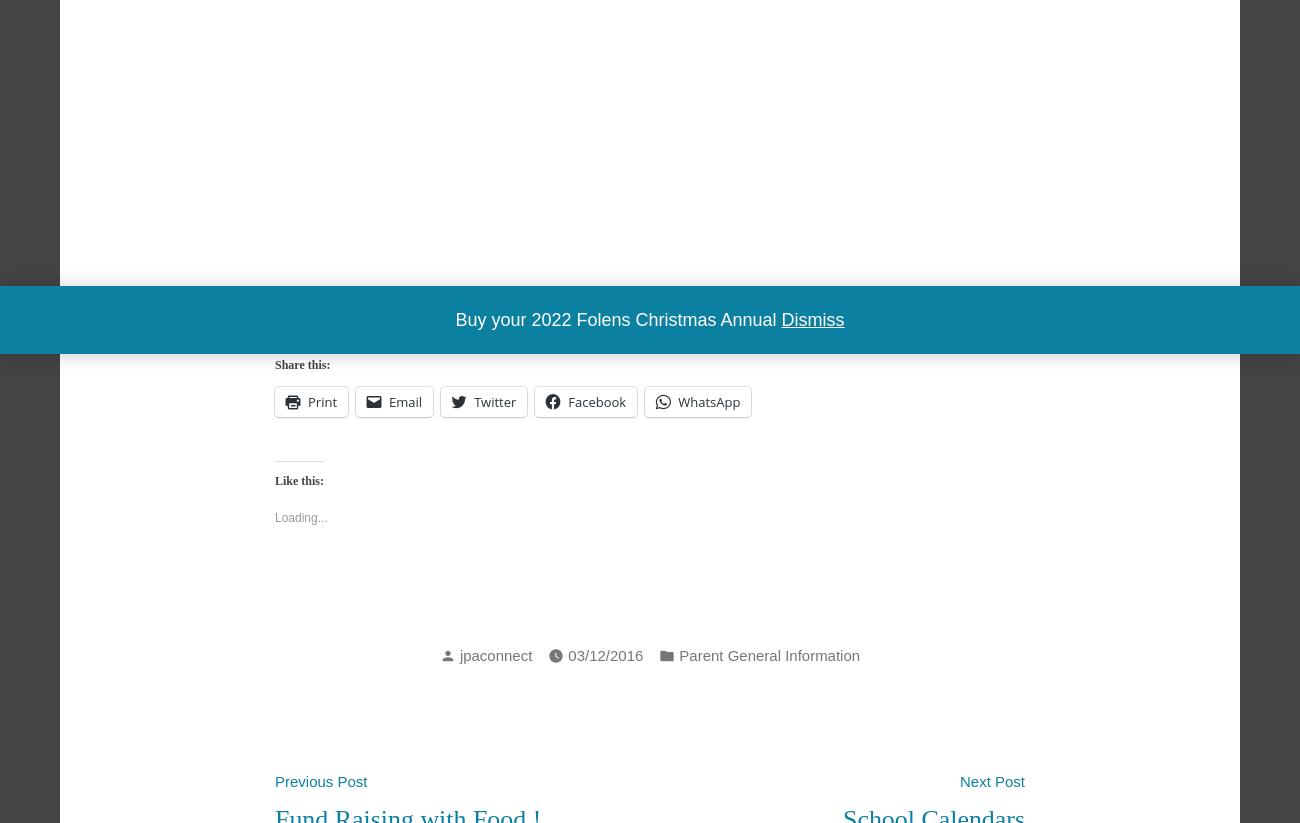  Describe the element at coordinates (274, 517) in the screenshot. I see `'Loading...'` at that location.